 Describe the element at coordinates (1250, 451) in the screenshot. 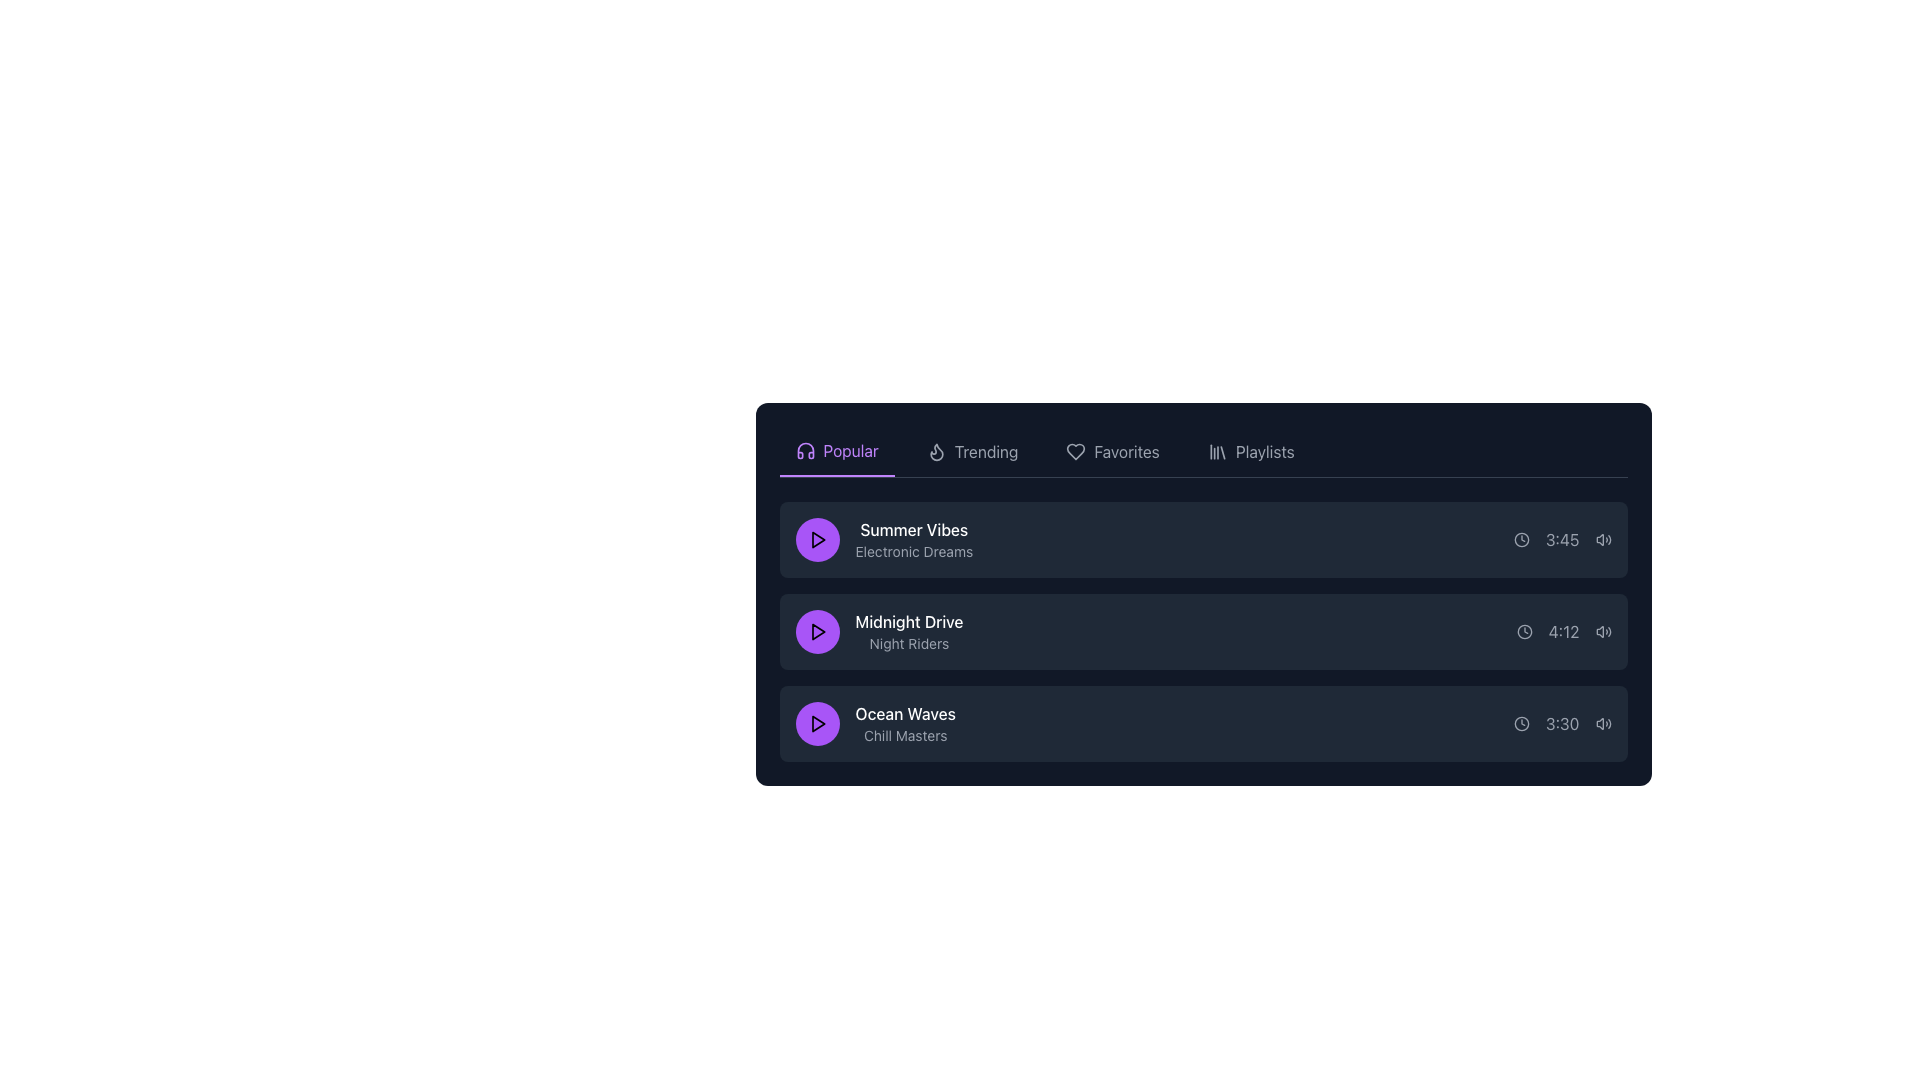

I see `the 'Playlists' button, which is the fourth item in the horizontal menu bar containing 'Popular', 'Trending', and 'Favorites', located centrally in the top portion of the interface` at that location.